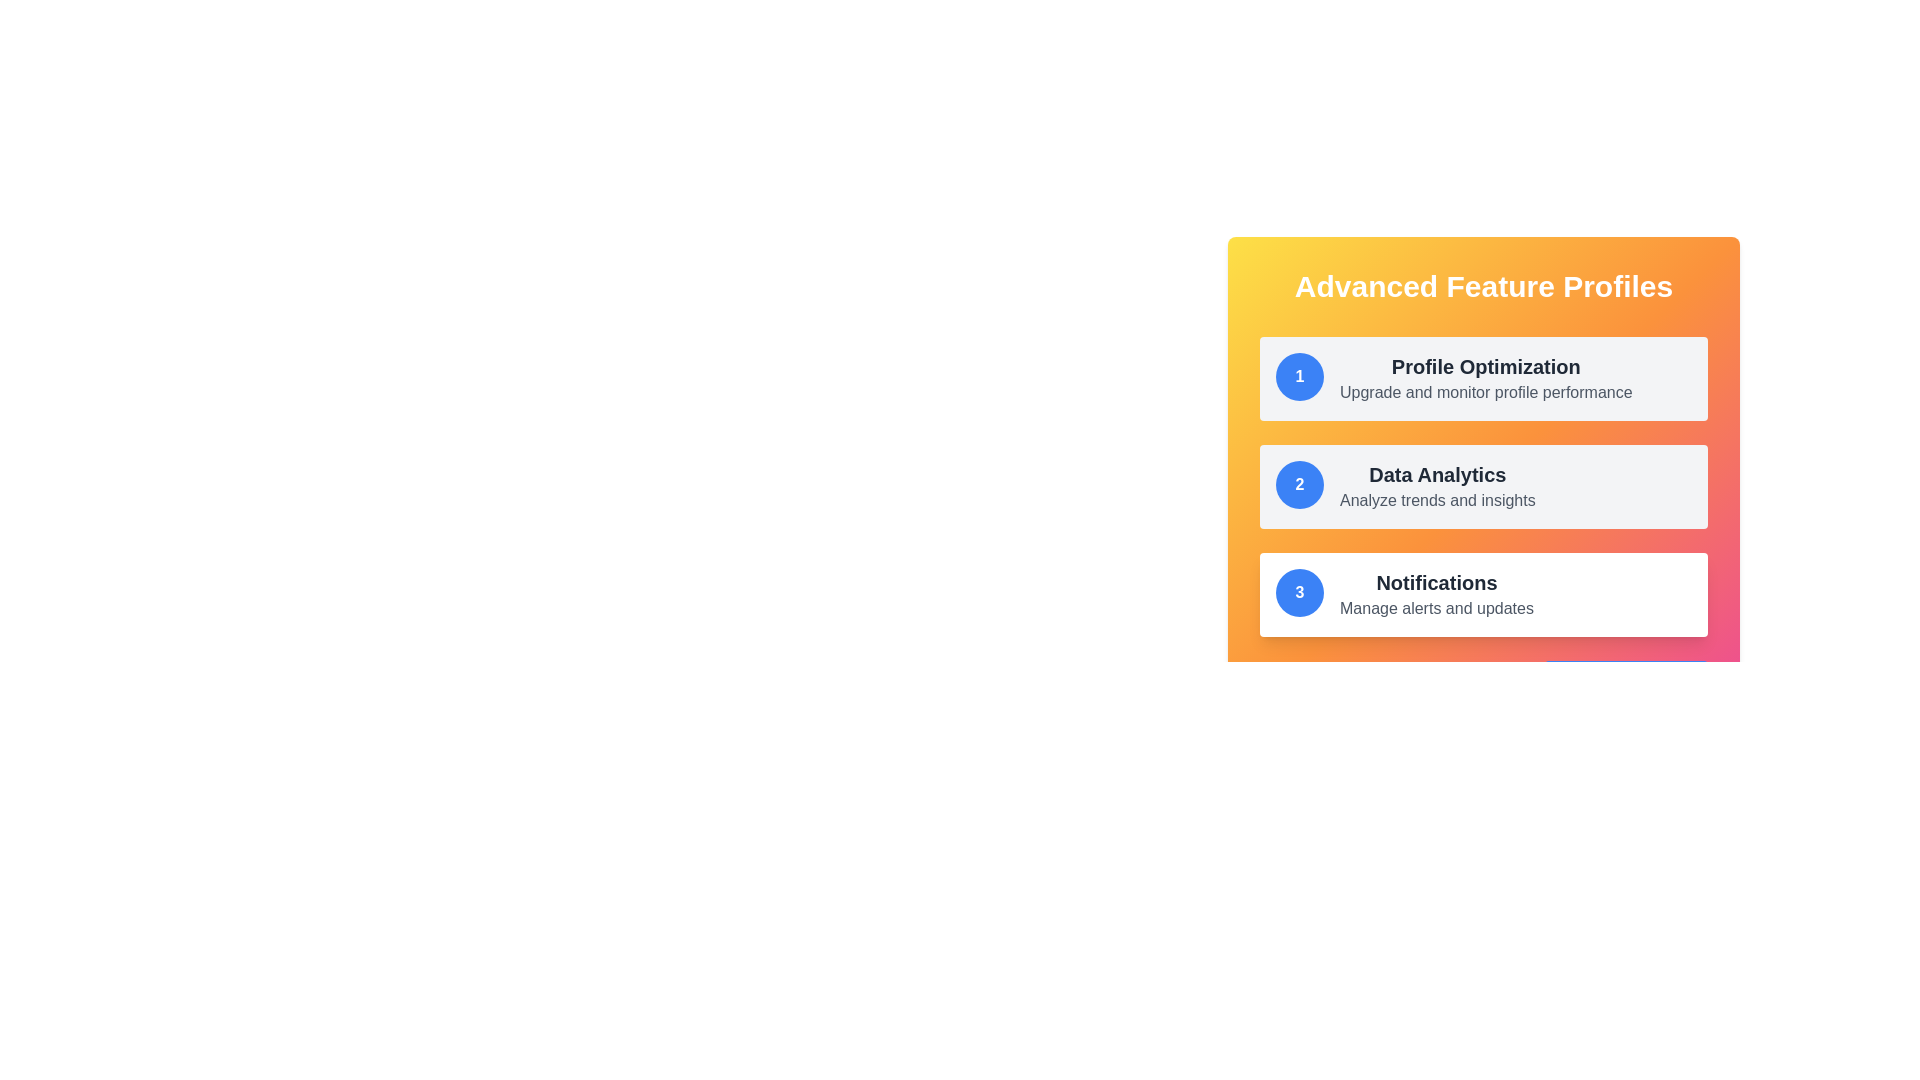 This screenshot has height=1080, width=1920. What do you see at coordinates (1483, 436) in the screenshot?
I see `the categorized menu panel located in the upper right quadrant of the interface for navigation or informative purposes` at bounding box center [1483, 436].